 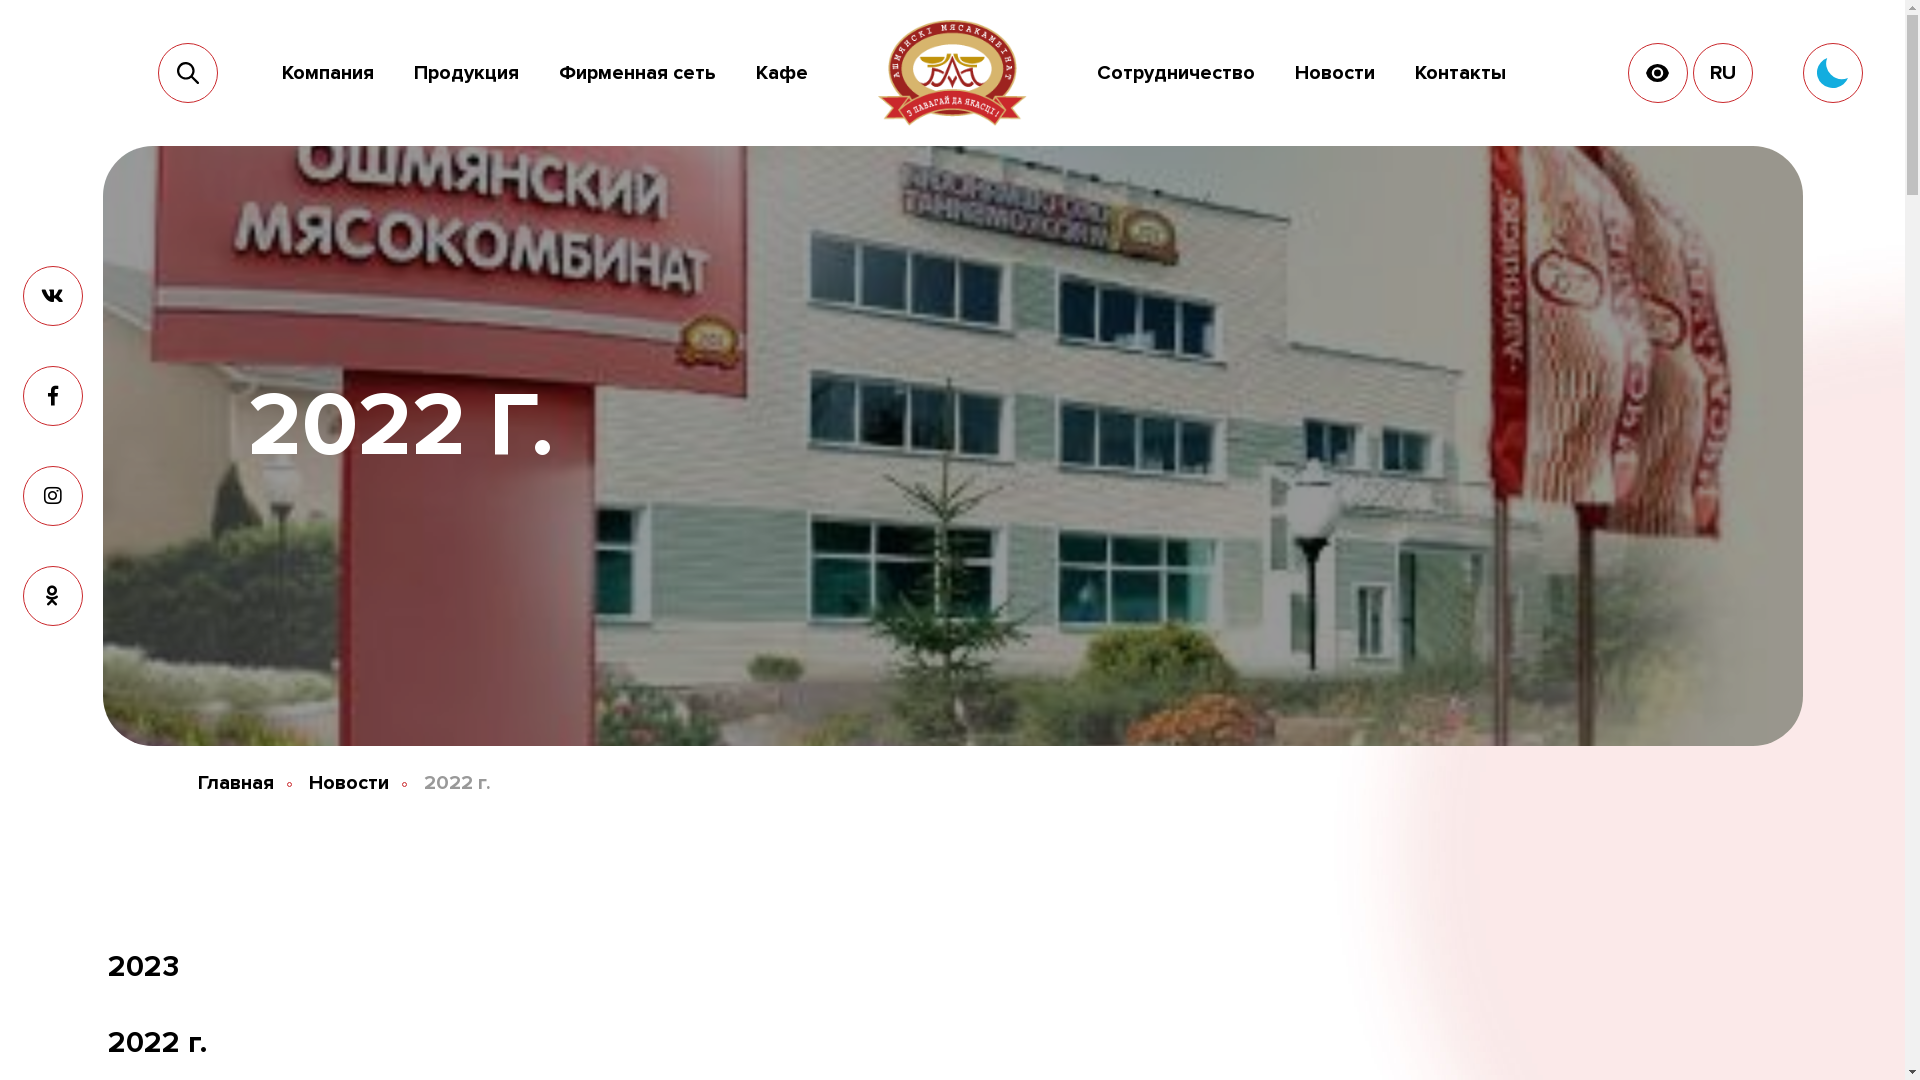 What do you see at coordinates (1722, 72) in the screenshot?
I see `'RU'` at bounding box center [1722, 72].